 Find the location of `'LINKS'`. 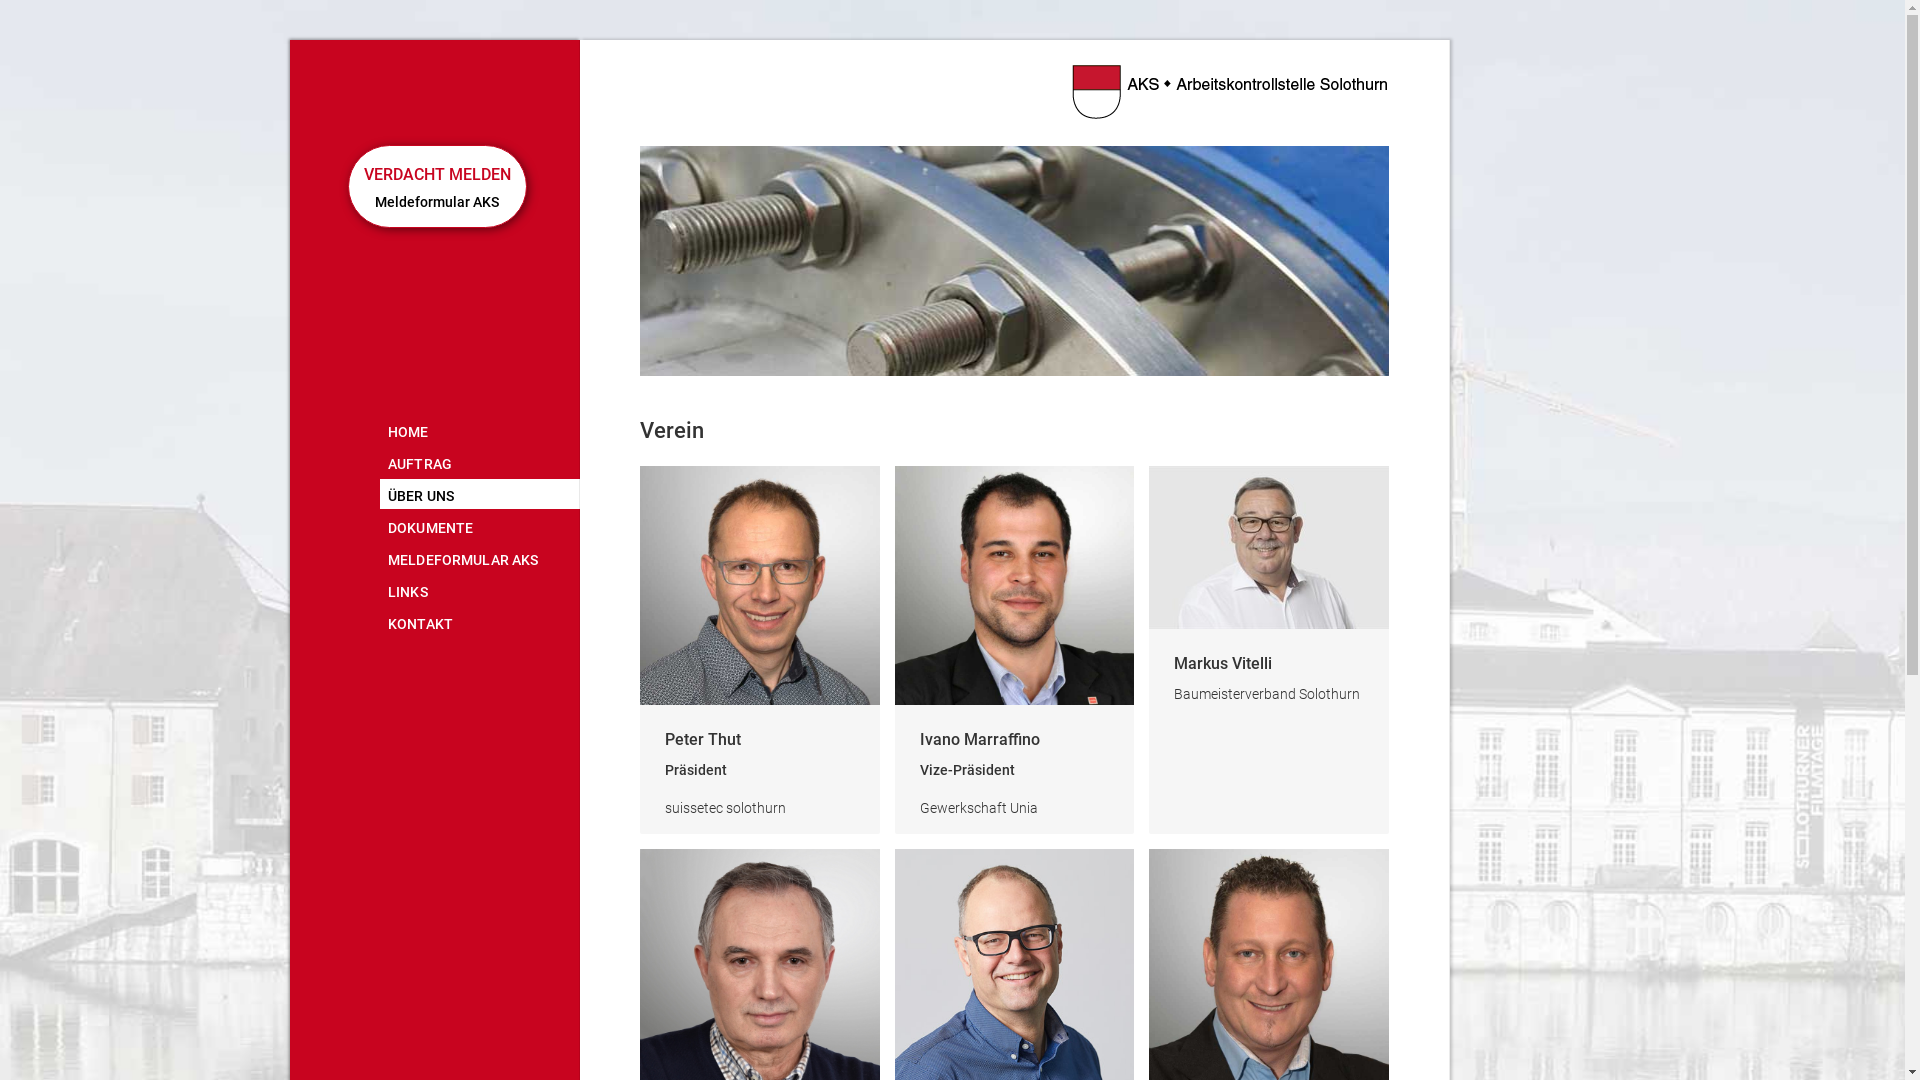

'LINKS' is located at coordinates (480, 589).